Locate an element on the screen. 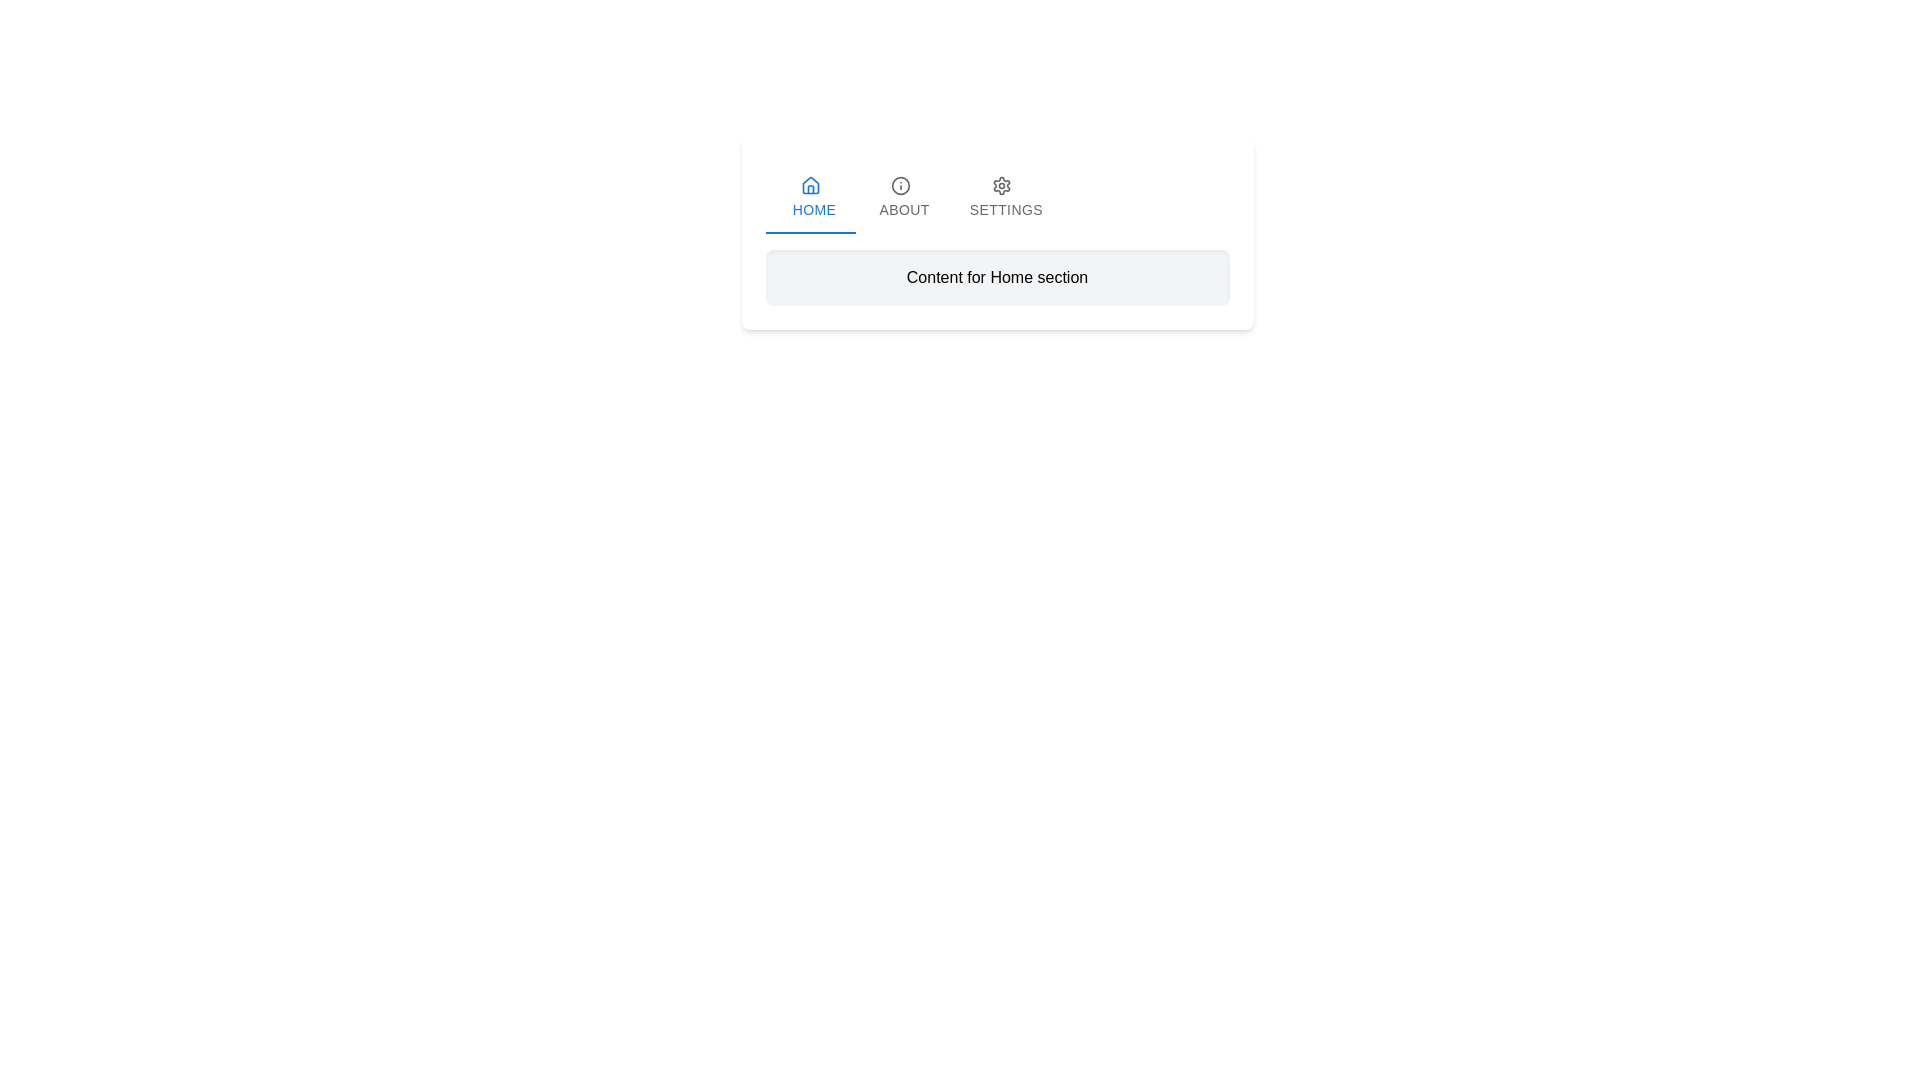 The height and width of the screenshot is (1080, 1920). the SVG circle element that distinguishes the 'ABOUT' tab in the navigation menu is located at coordinates (899, 186).